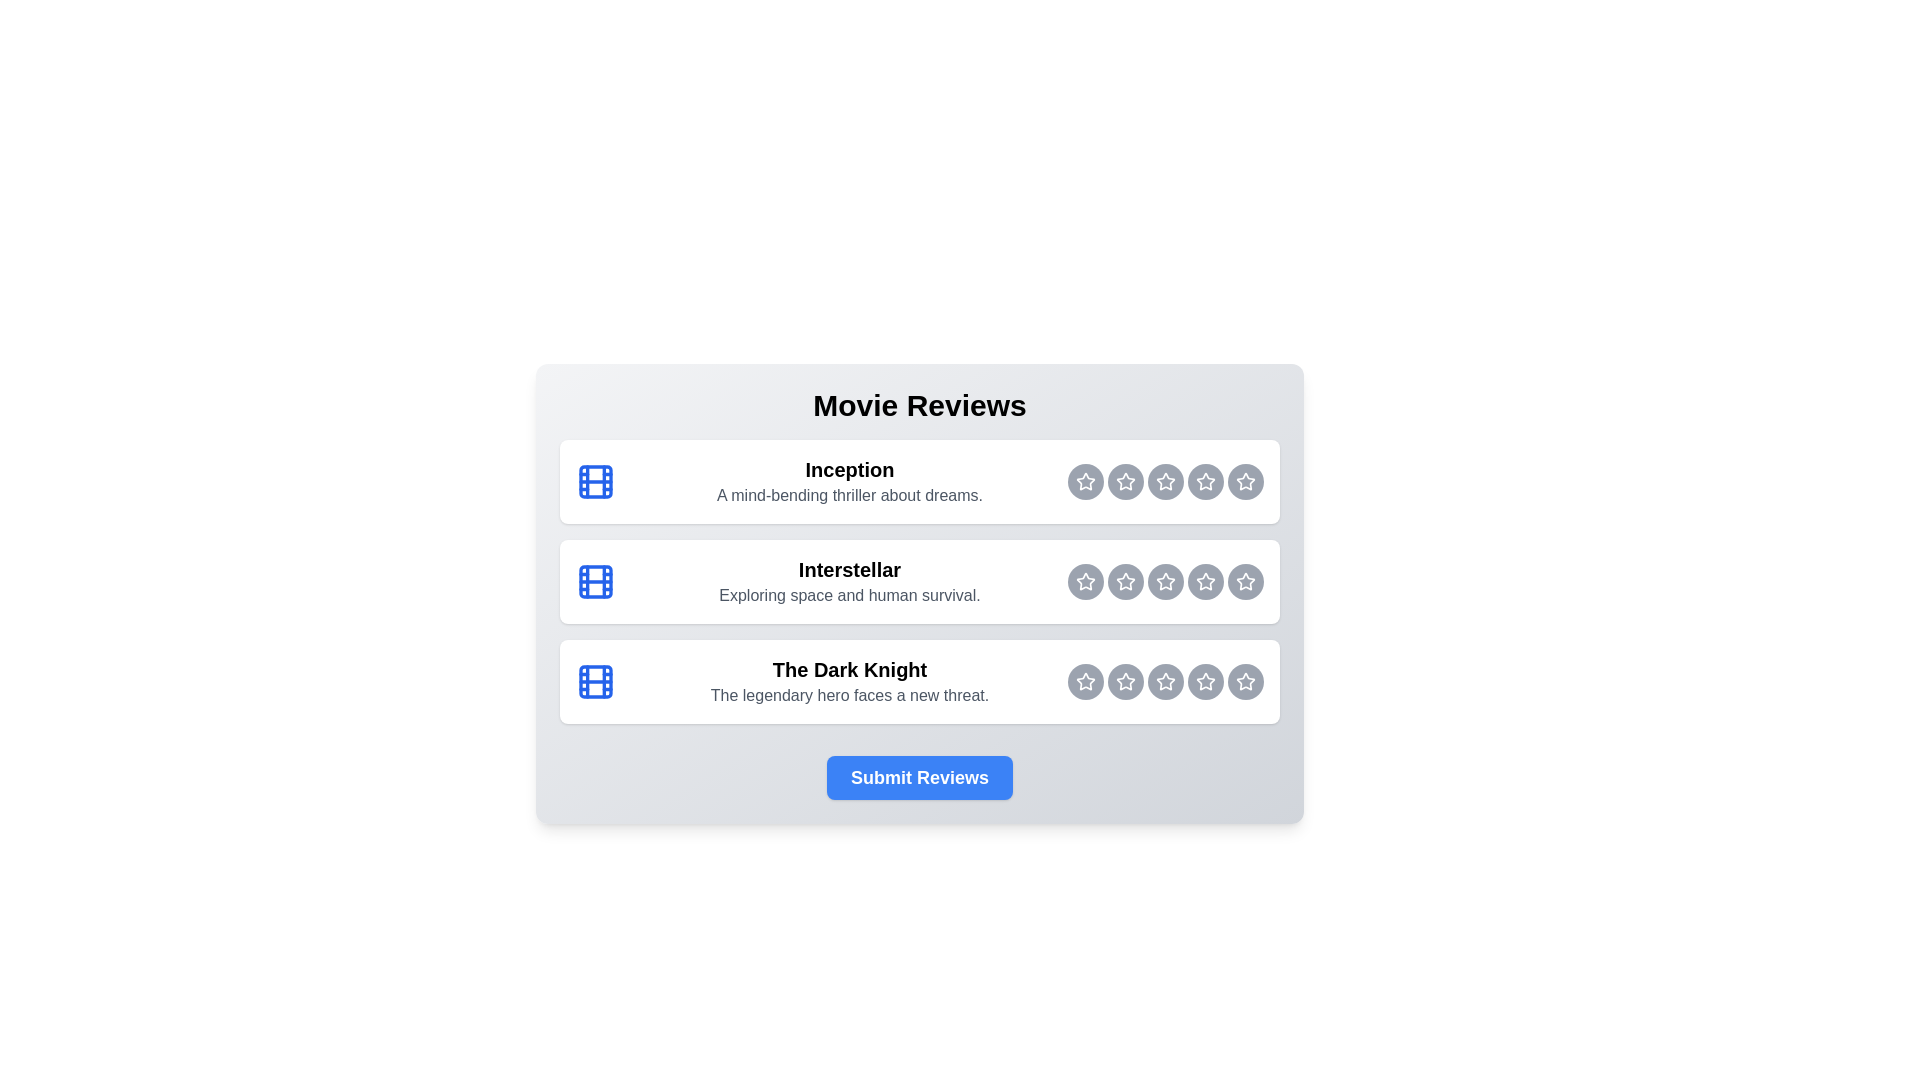 Image resolution: width=1920 pixels, height=1080 pixels. What do you see at coordinates (1084, 582) in the screenshot?
I see `the rating button for Interstellar at 1 stars` at bounding box center [1084, 582].